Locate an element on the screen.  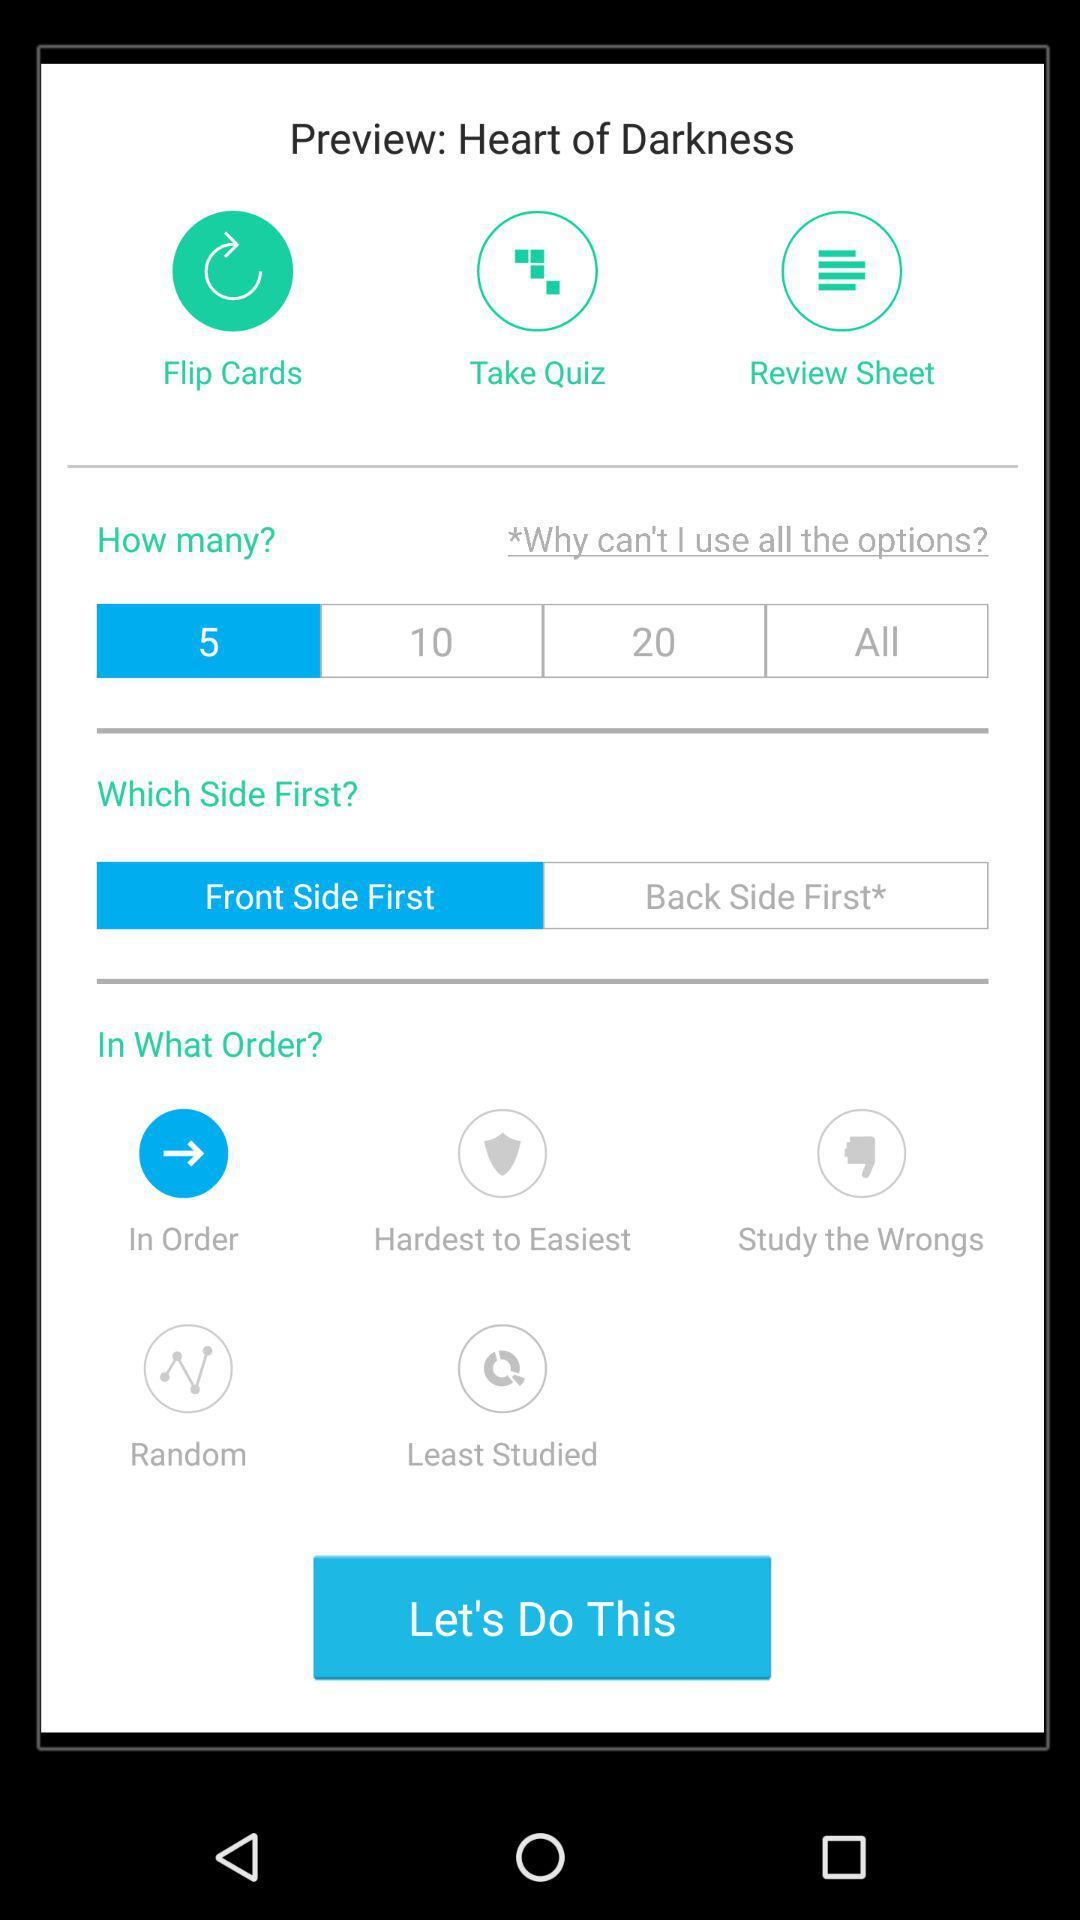
randomize flashcards is located at coordinates (188, 1367).